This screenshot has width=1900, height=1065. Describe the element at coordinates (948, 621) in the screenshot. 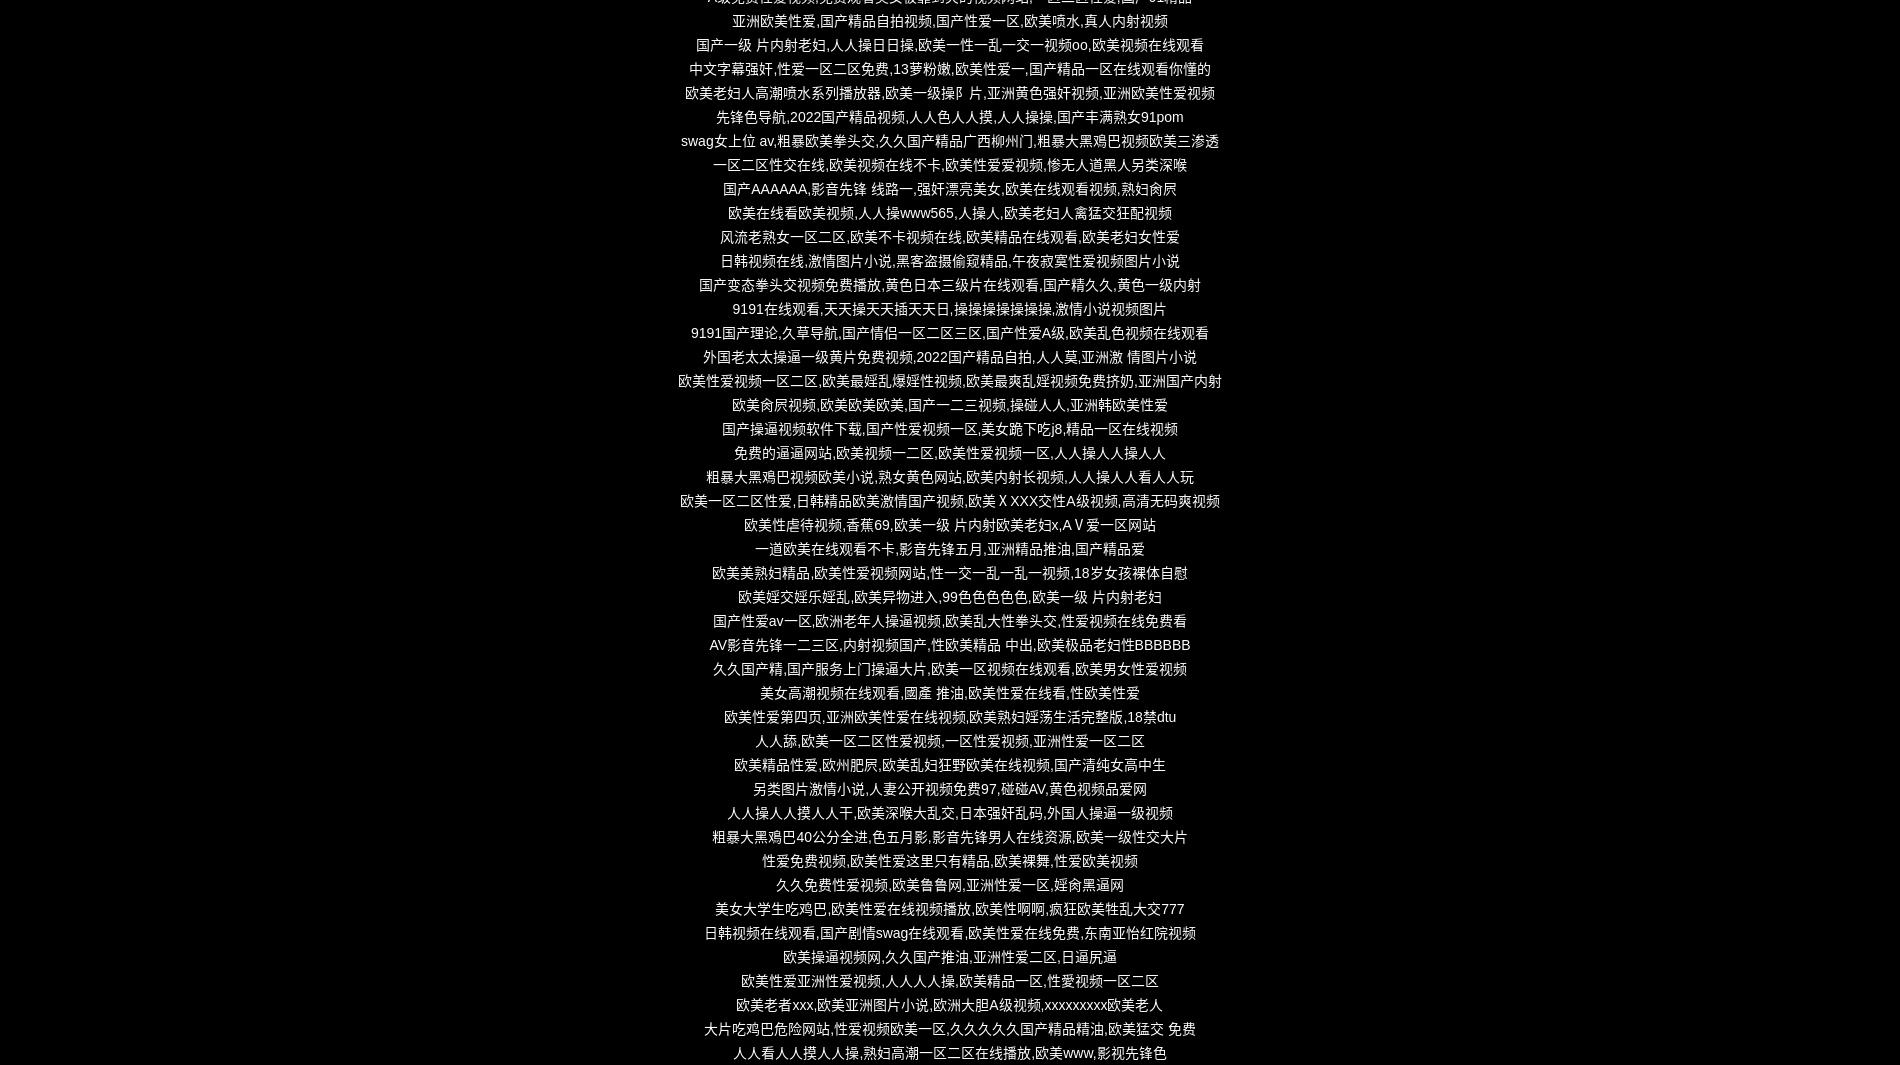

I see `'国产性爱av一区,欧洲老年人操逼视频,欧美乱大性拳头交,性爱视频在线免费看'` at that location.